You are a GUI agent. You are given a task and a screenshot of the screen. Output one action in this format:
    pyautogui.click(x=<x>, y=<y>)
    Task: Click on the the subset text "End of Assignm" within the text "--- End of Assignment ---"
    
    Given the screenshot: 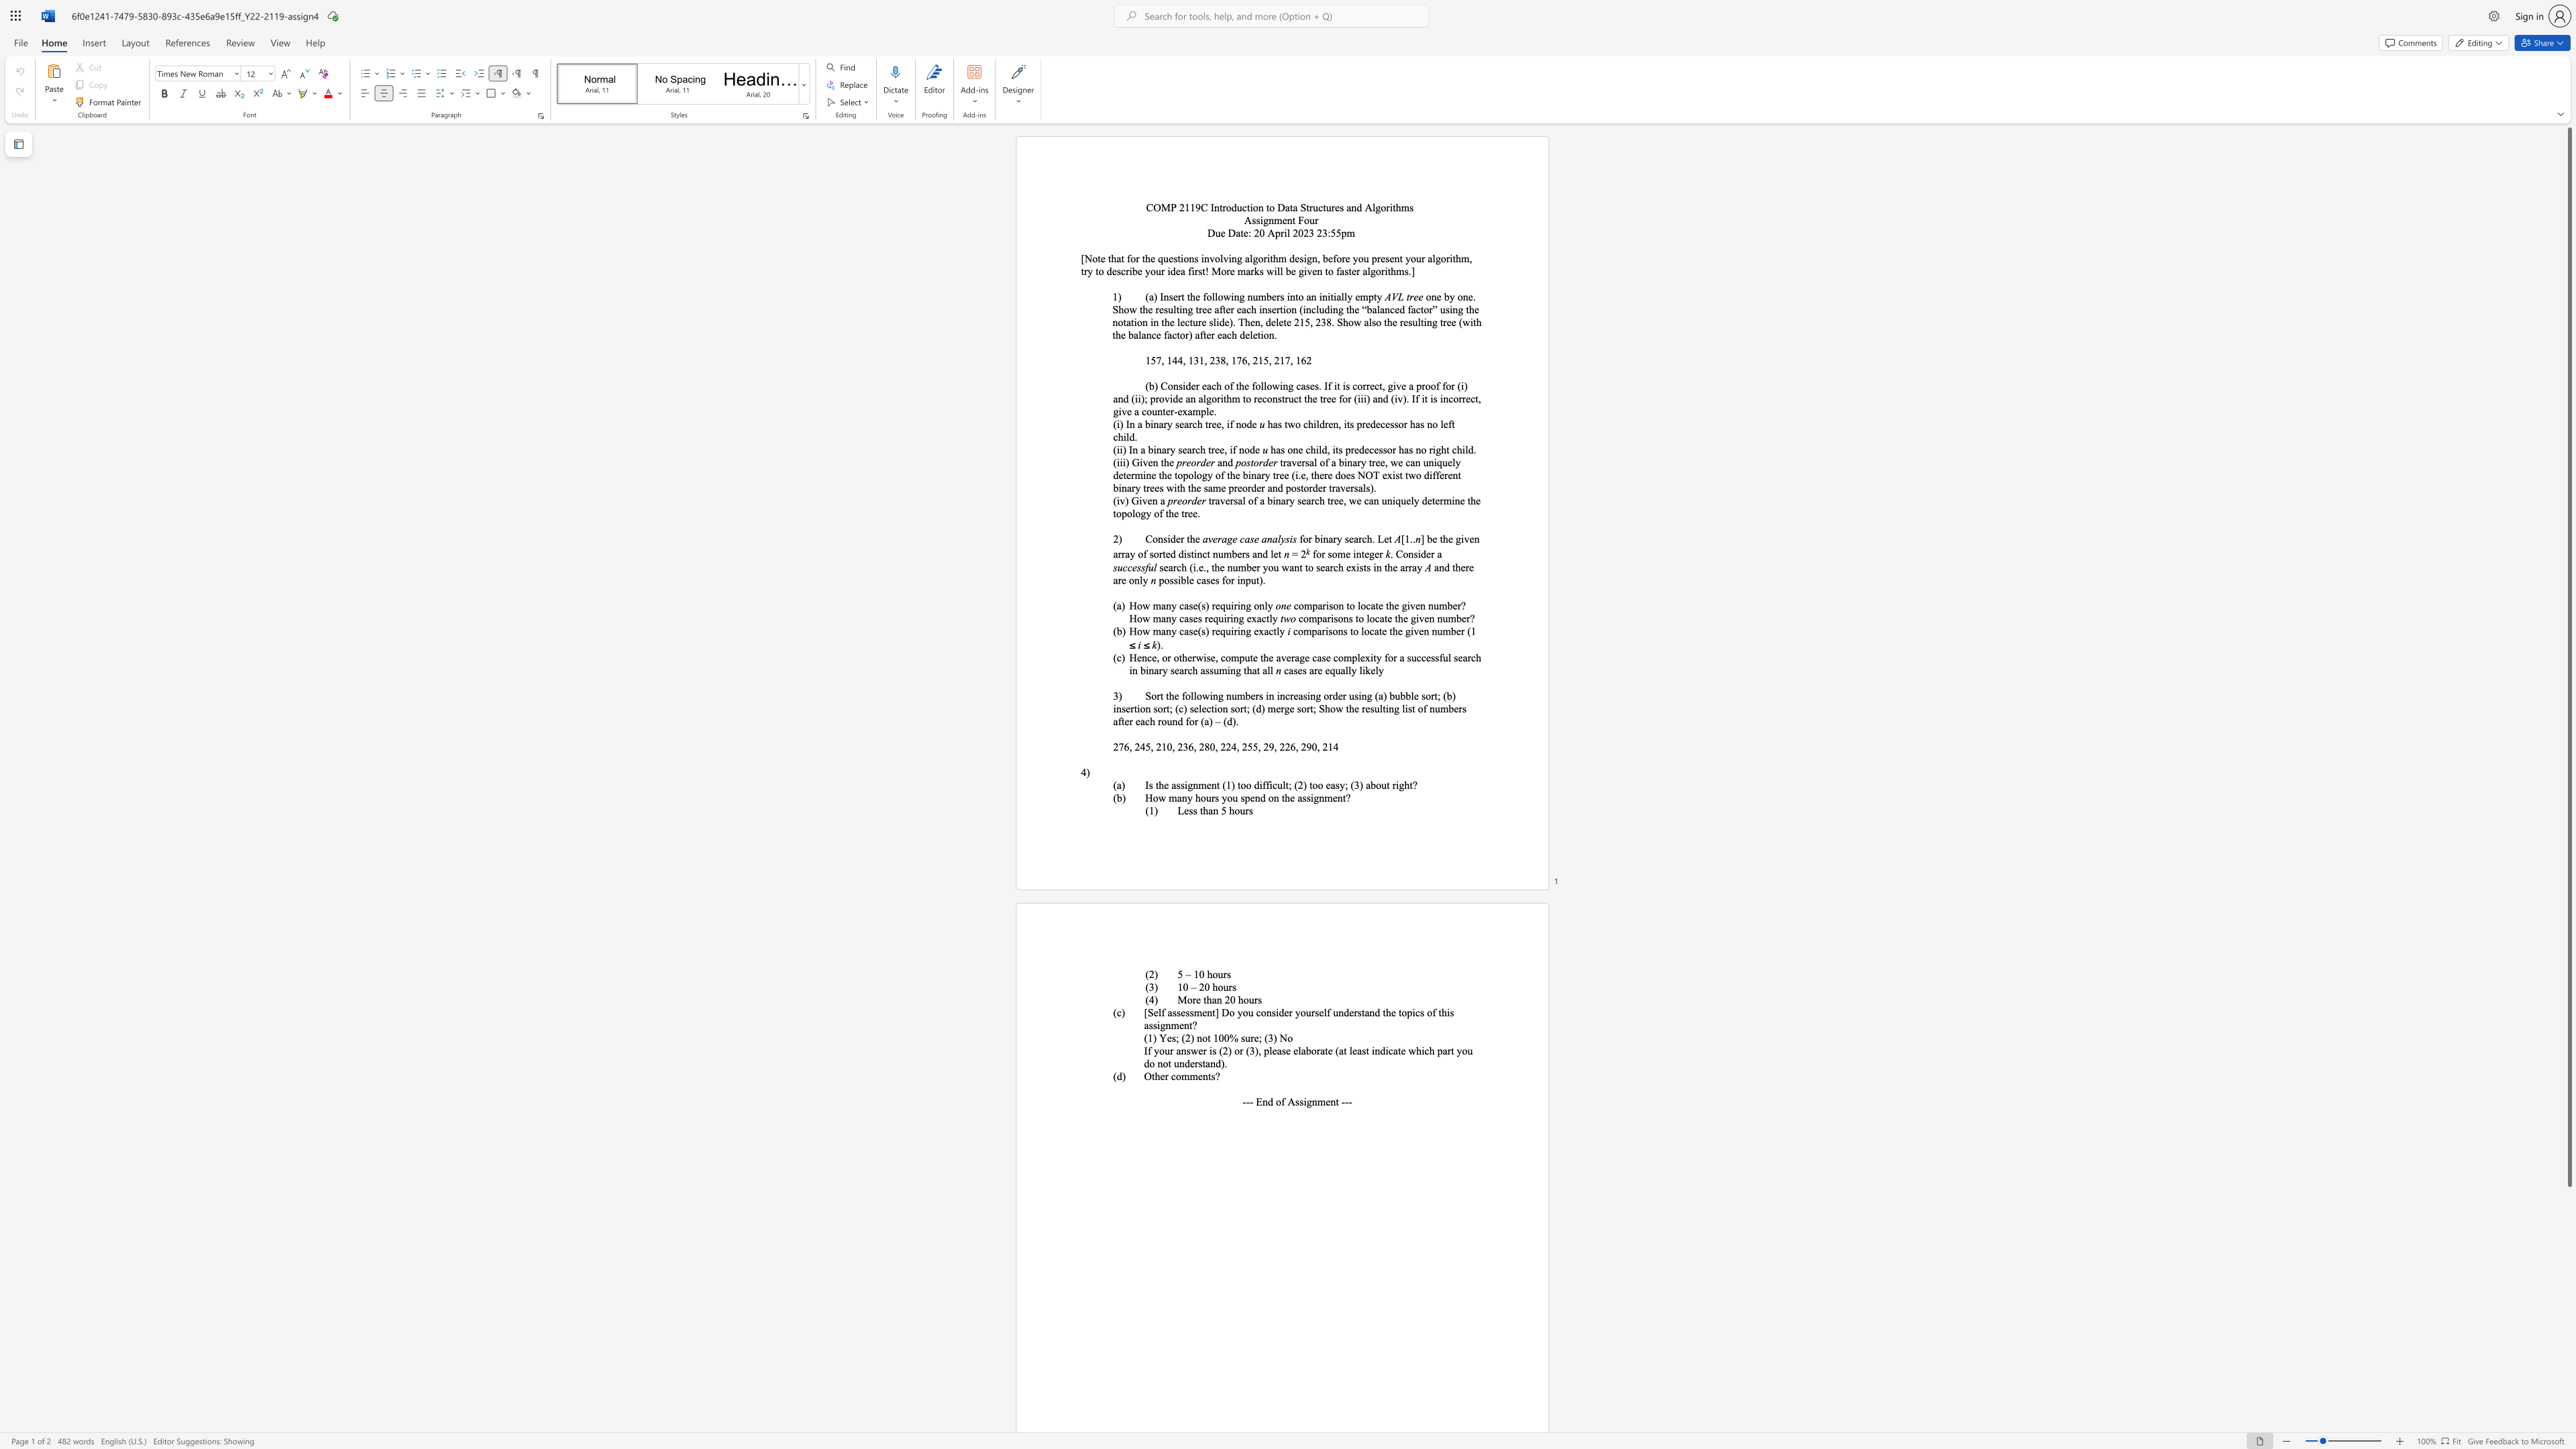 What is the action you would take?
    pyautogui.click(x=1254, y=1100)
    